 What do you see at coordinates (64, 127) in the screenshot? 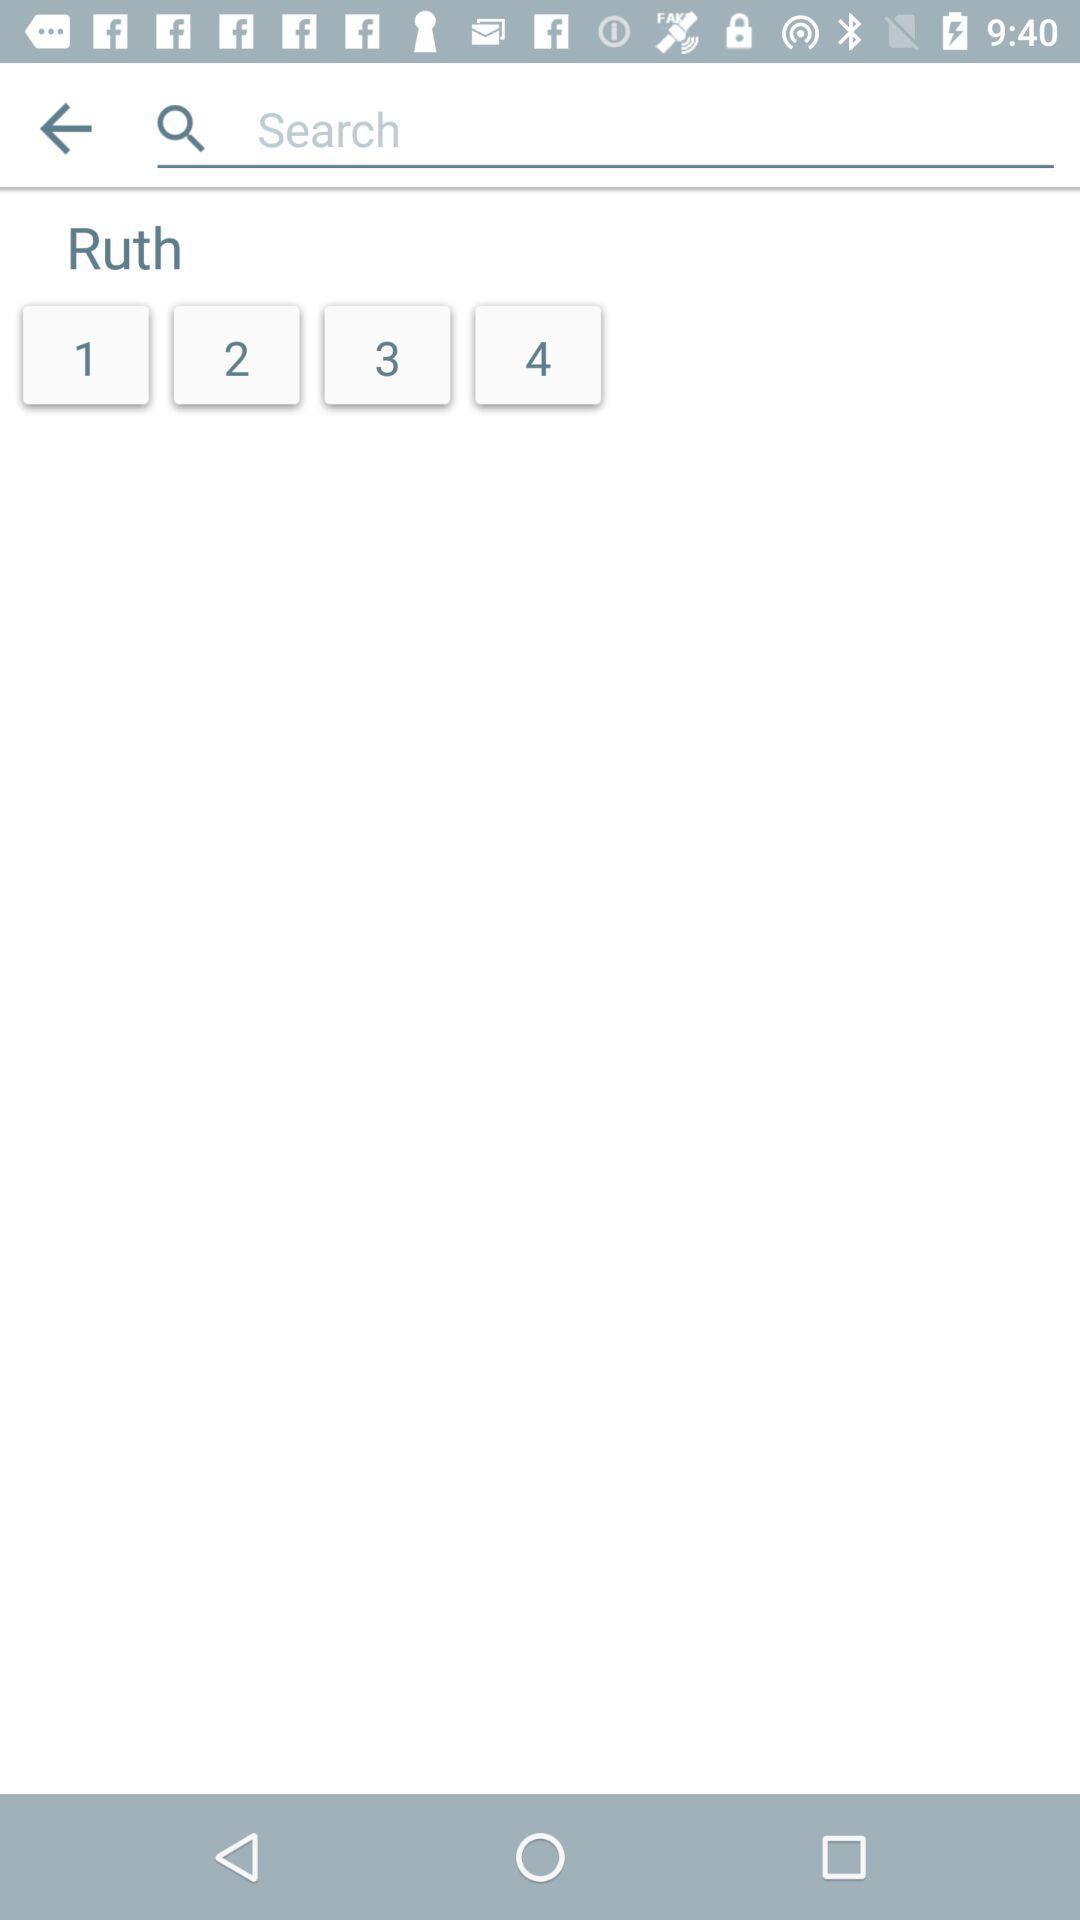
I see `the arrow_backward icon` at bounding box center [64, 127].